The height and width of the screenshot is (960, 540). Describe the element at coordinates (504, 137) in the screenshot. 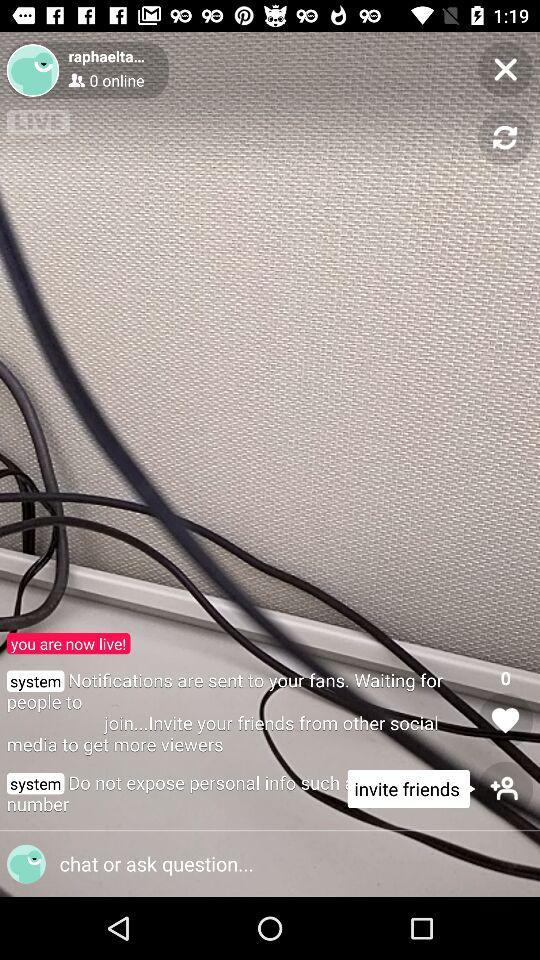

I see `refresh button` at that location.